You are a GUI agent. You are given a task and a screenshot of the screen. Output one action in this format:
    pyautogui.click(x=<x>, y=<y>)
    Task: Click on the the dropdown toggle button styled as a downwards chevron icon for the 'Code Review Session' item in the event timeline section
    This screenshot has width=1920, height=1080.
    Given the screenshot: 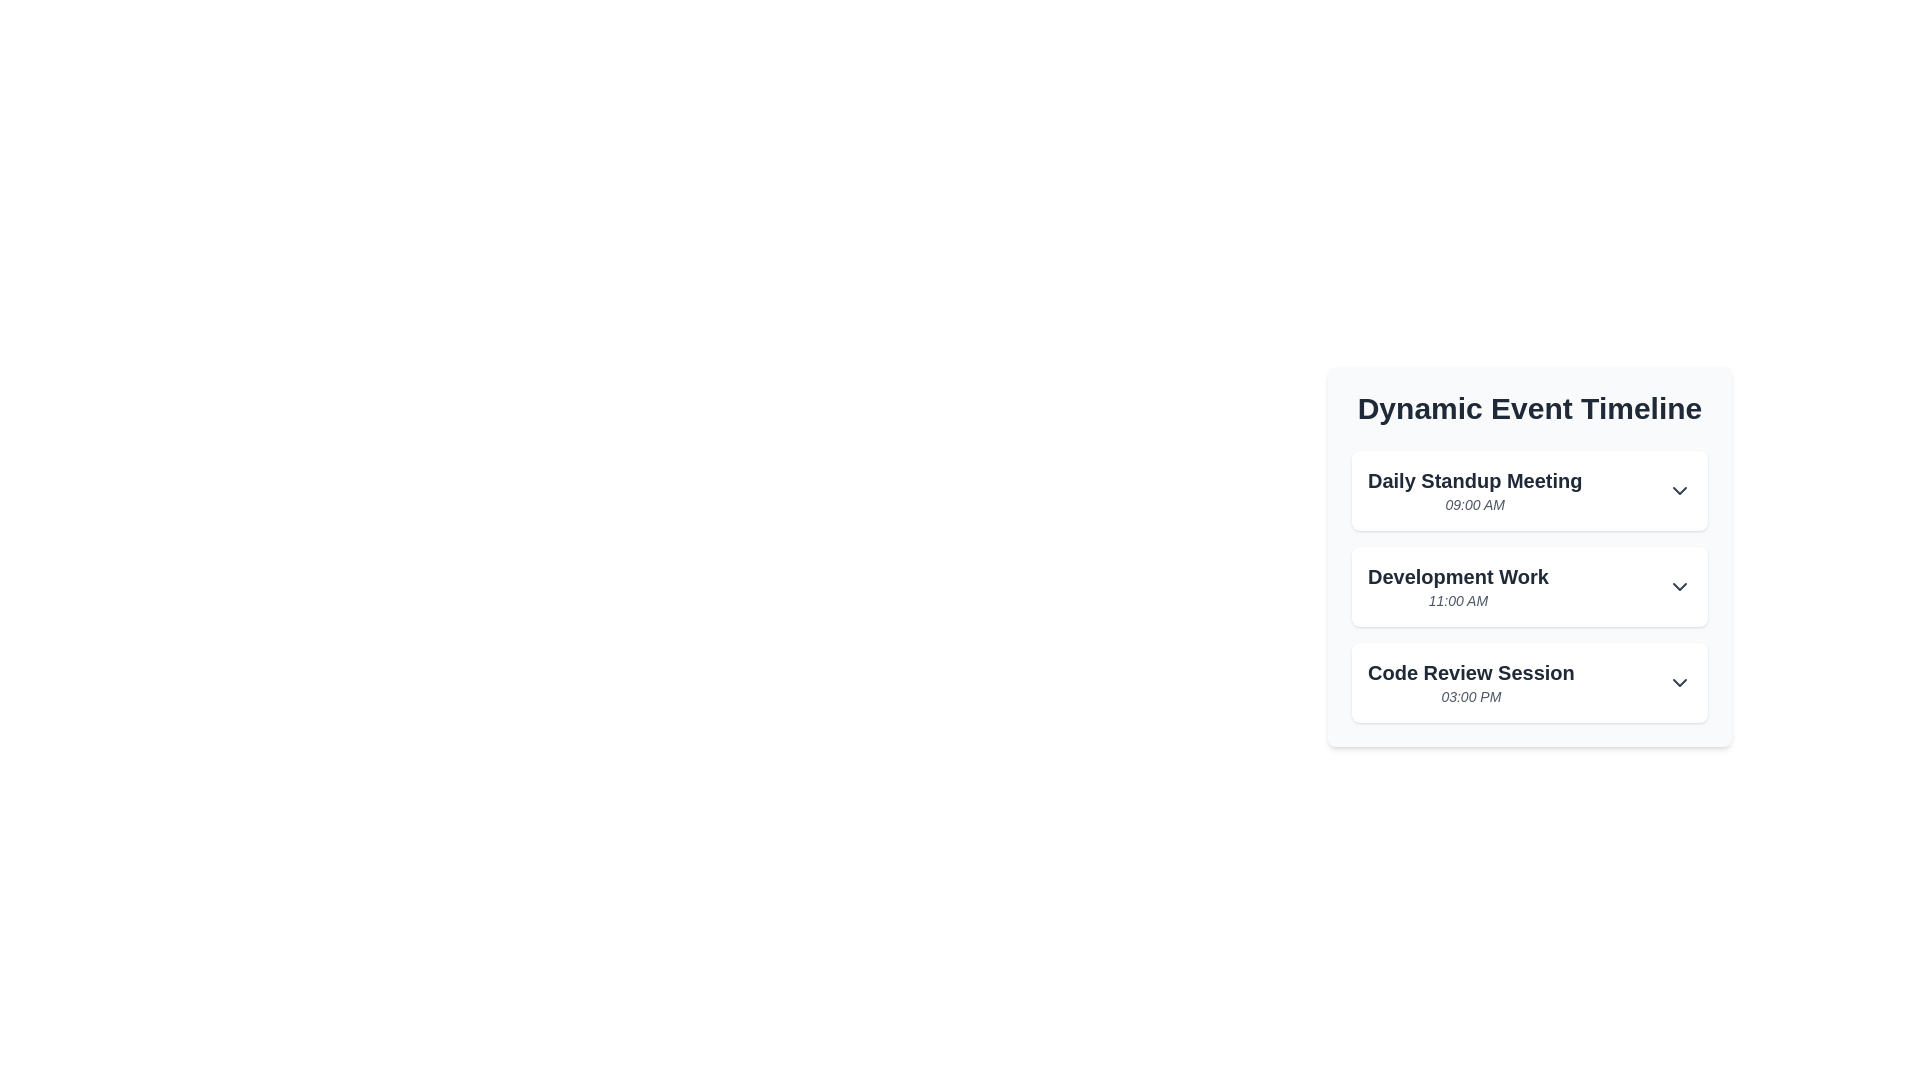 What is the action you would take?
    pyautogui.click(x=1680, y=681)
    